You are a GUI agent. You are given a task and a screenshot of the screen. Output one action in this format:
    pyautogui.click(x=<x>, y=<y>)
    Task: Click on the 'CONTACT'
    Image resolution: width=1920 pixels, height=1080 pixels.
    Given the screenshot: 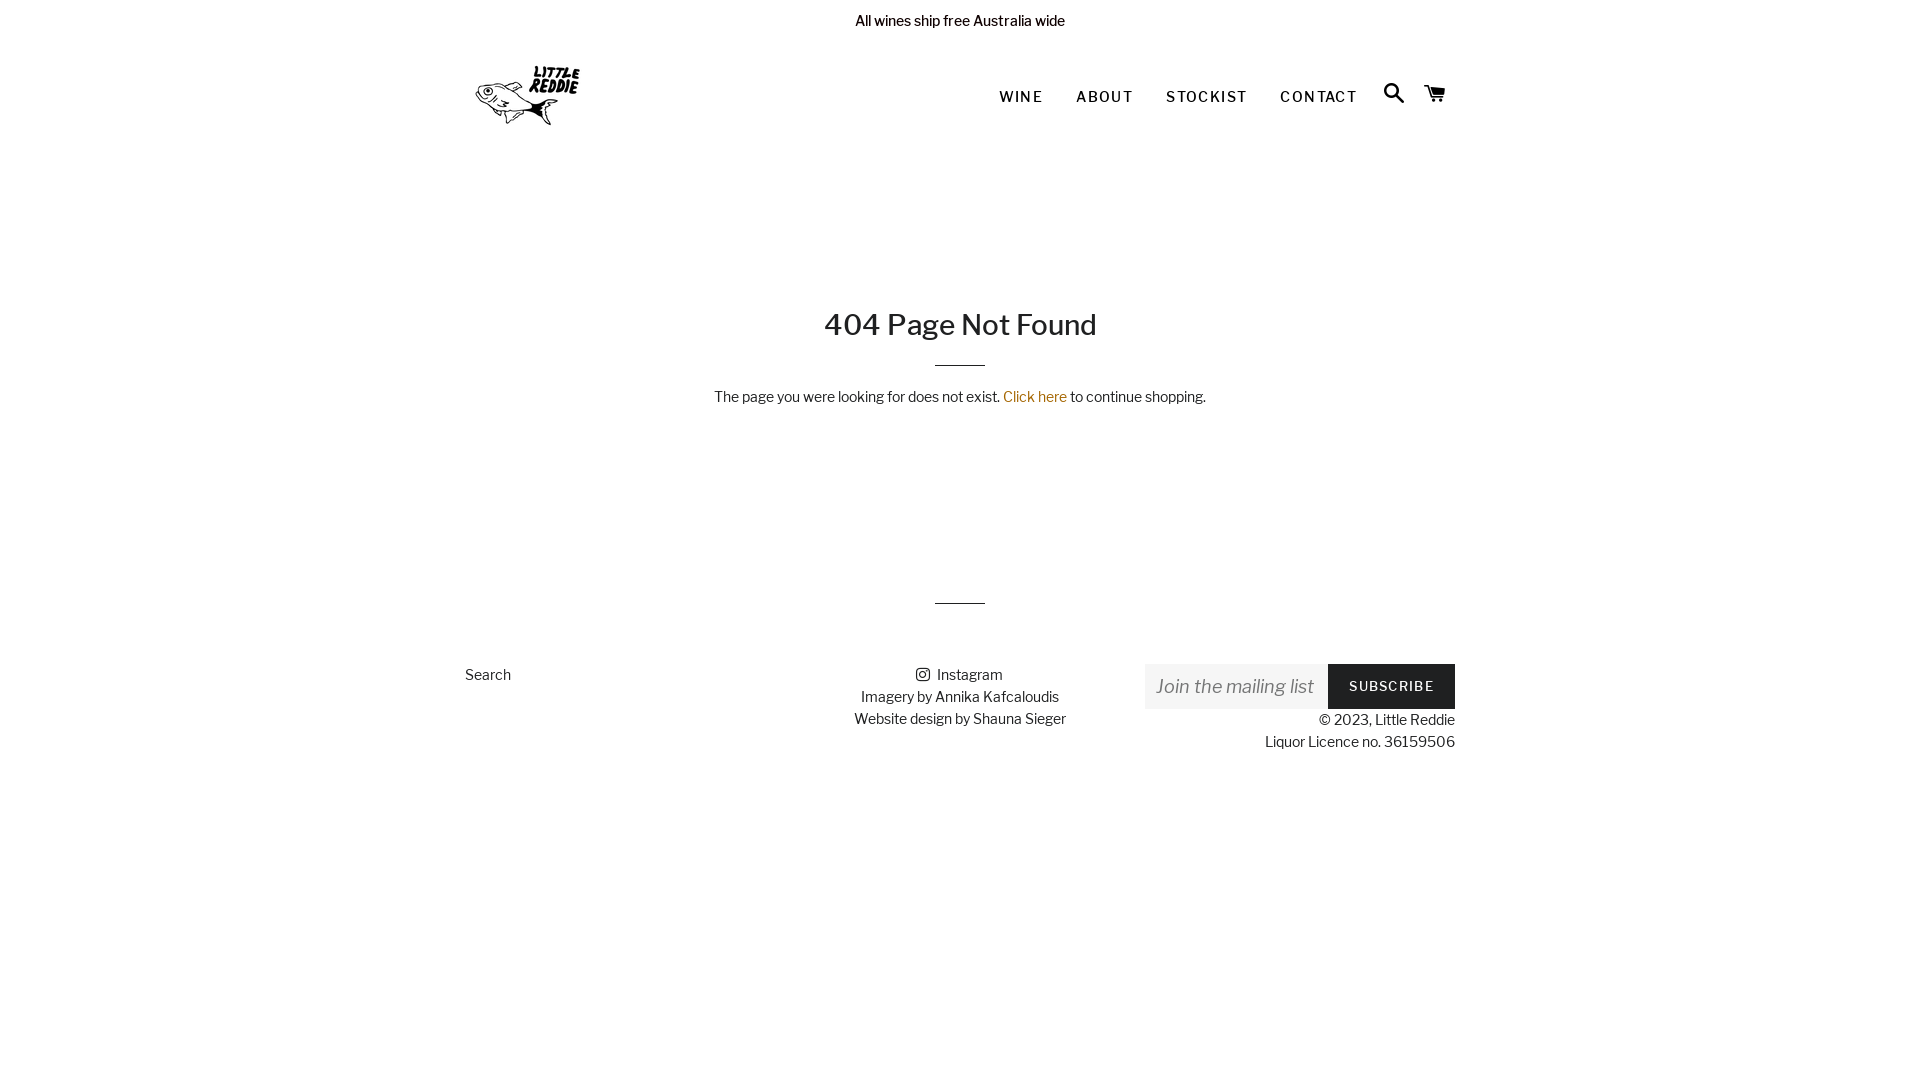 What is the action you would take?
    pyautogui.click(x=1318, y=96)
    